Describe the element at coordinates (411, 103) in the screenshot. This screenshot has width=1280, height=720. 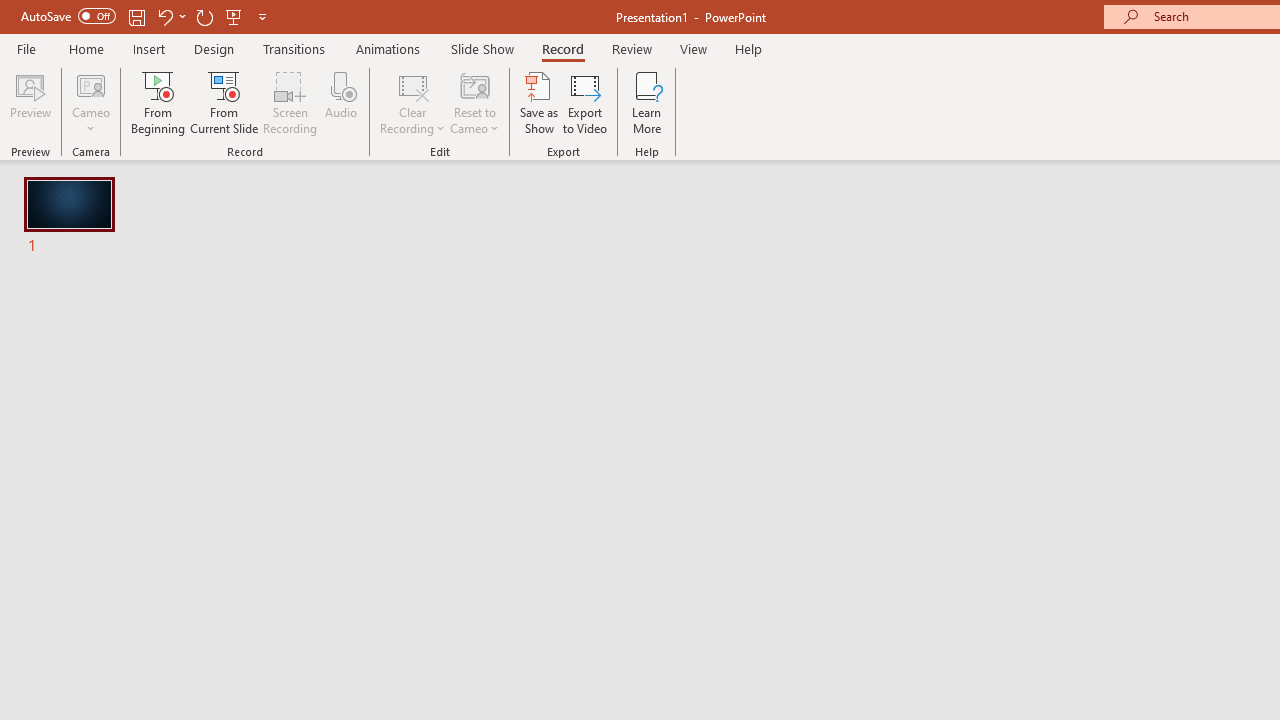
I see `'Clear Recording'` at that location.